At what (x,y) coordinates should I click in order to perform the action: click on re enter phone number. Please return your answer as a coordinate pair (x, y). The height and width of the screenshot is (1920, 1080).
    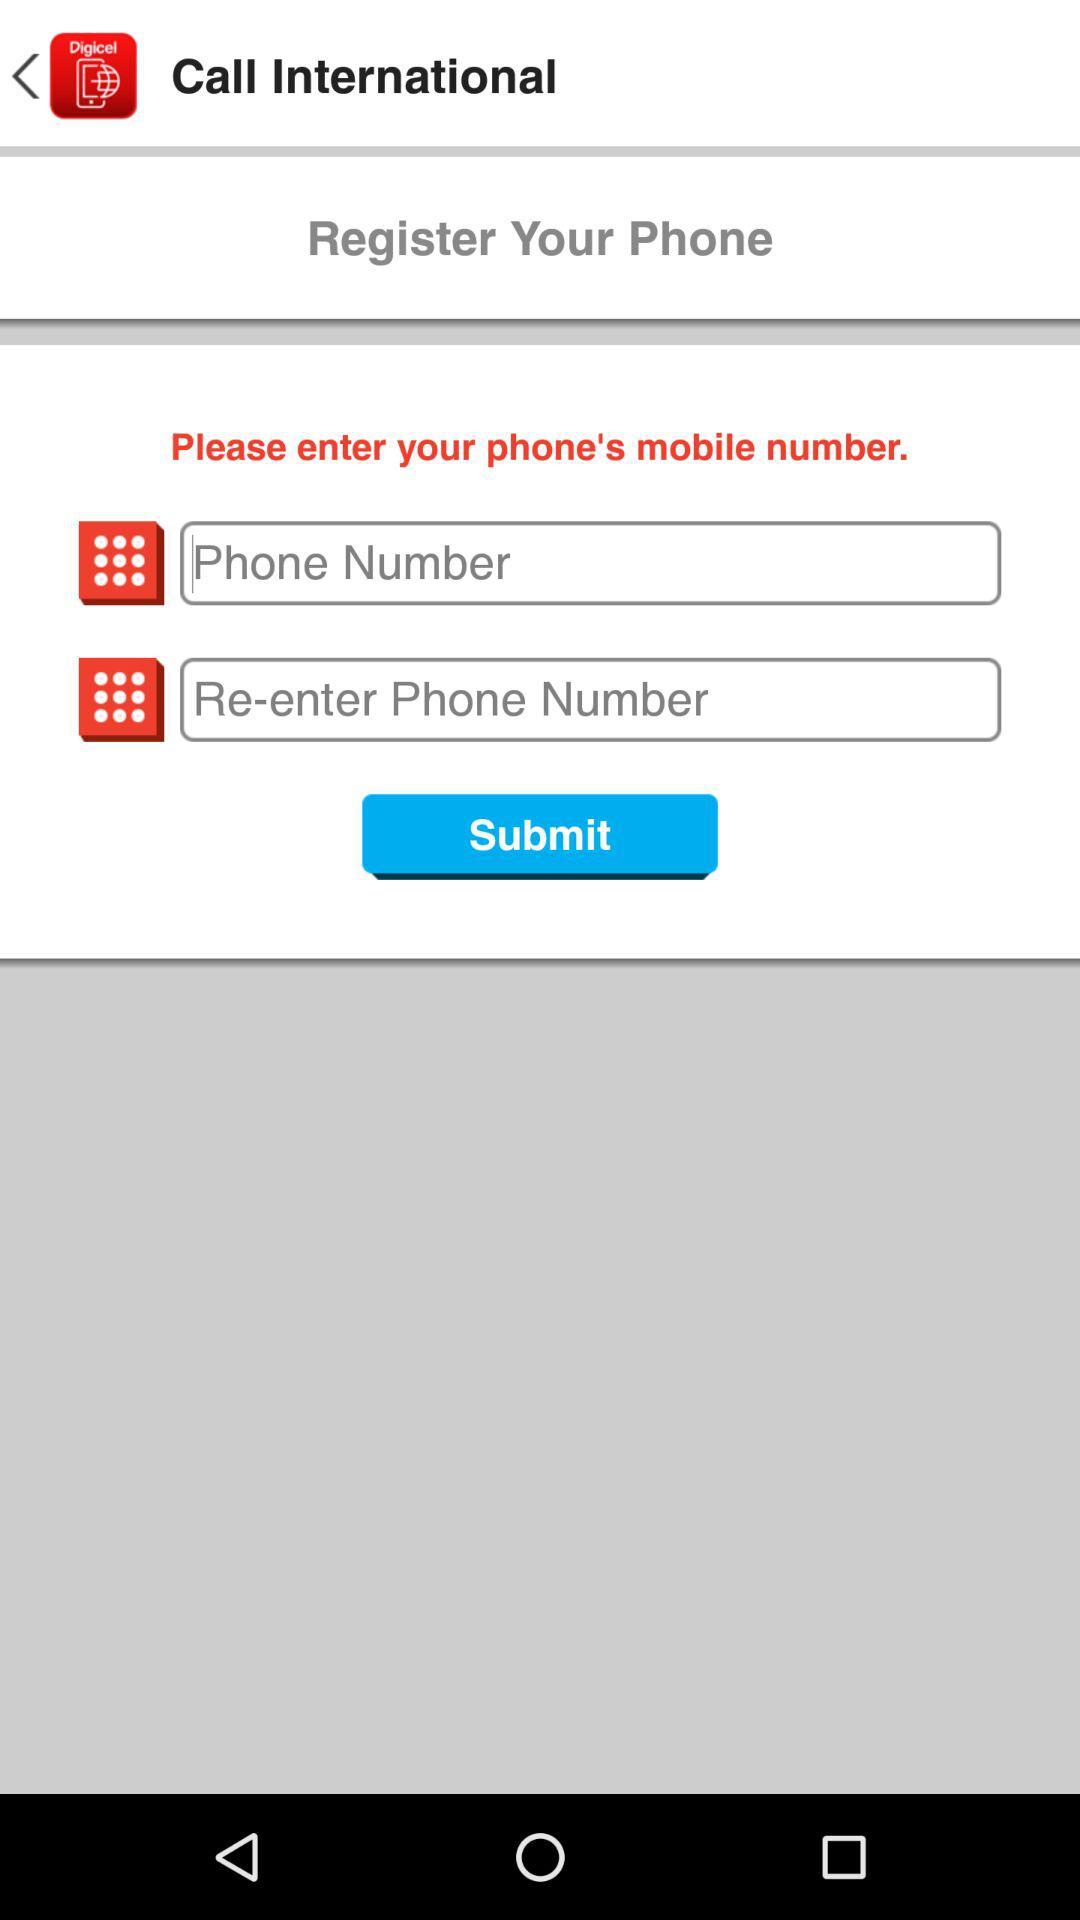
    Looking at the image, I should click on (589, 699).